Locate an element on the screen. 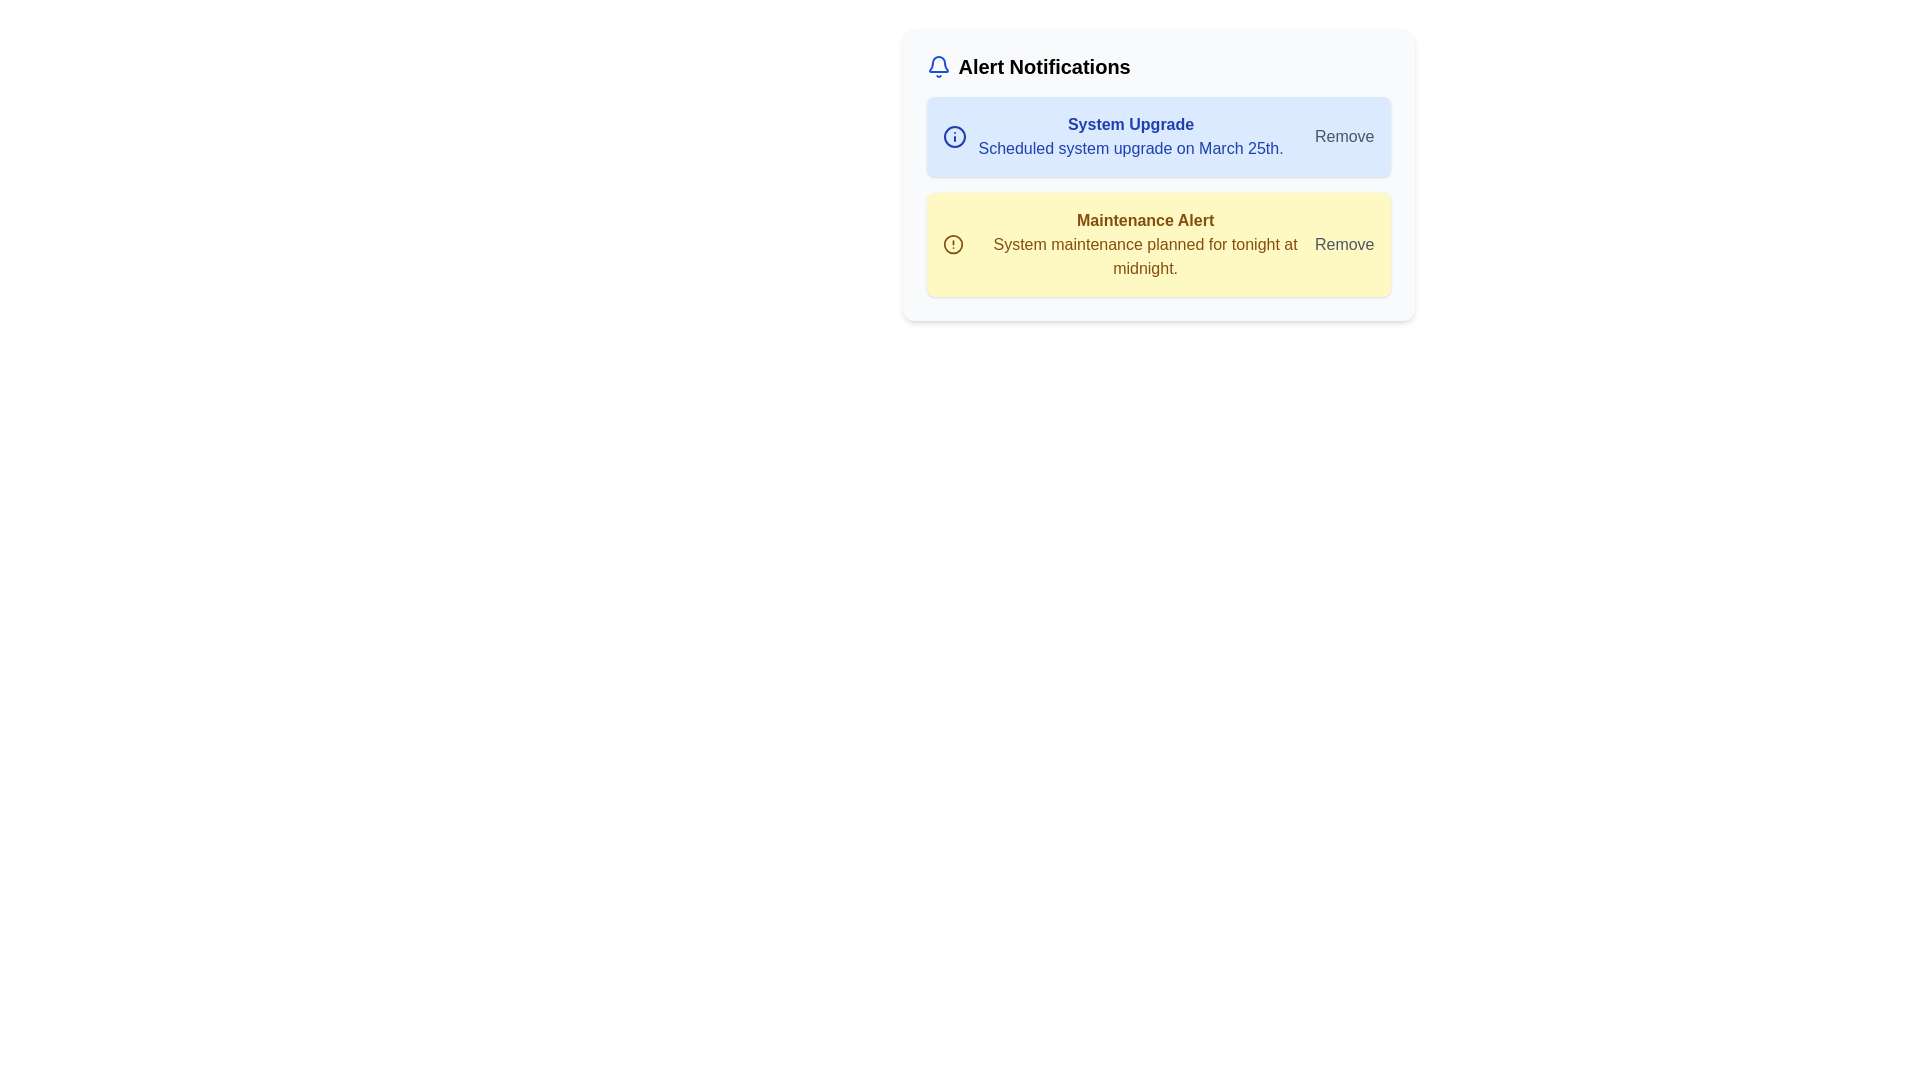 The image size is (1920, 1080). the 'Remove' button for the notification titled 'System Upgrade' is located at coordinates (1344, 136).